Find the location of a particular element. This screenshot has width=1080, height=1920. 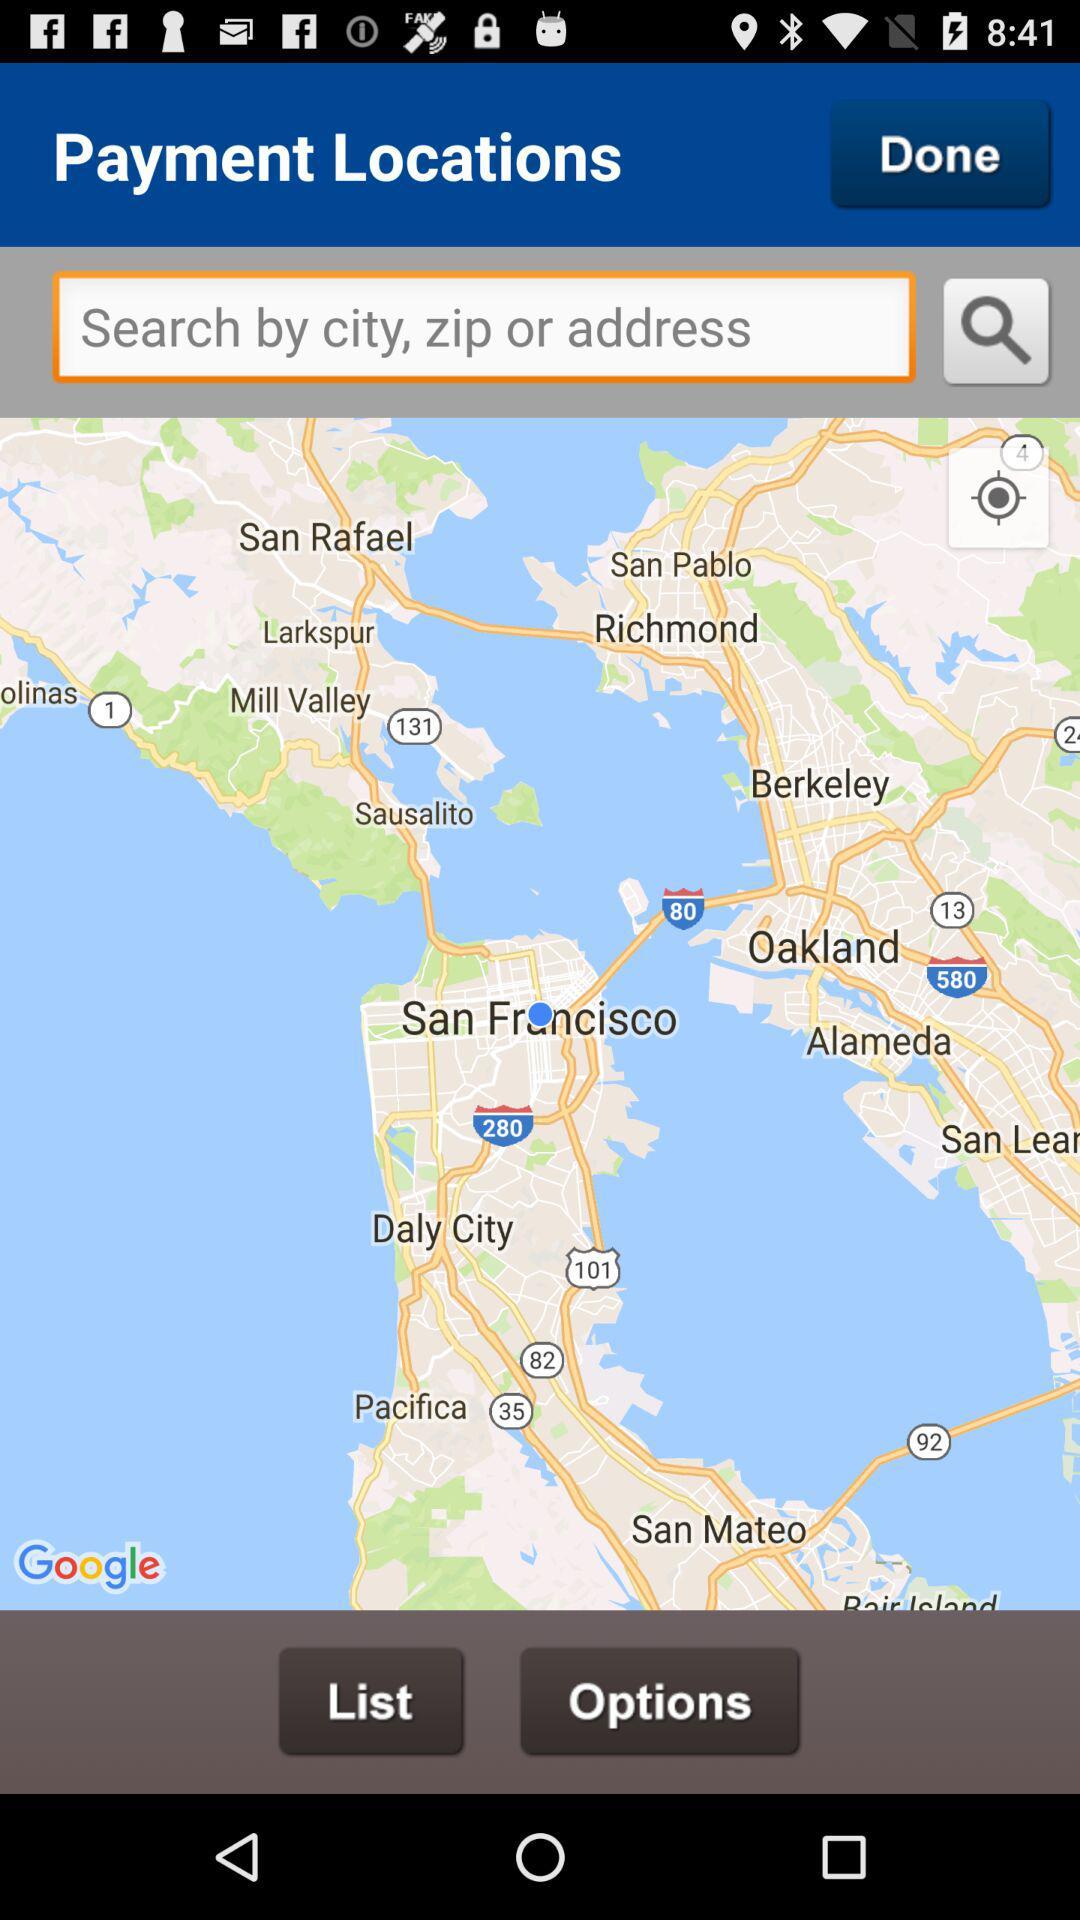

item at the top is located at coordinates (484, 332).